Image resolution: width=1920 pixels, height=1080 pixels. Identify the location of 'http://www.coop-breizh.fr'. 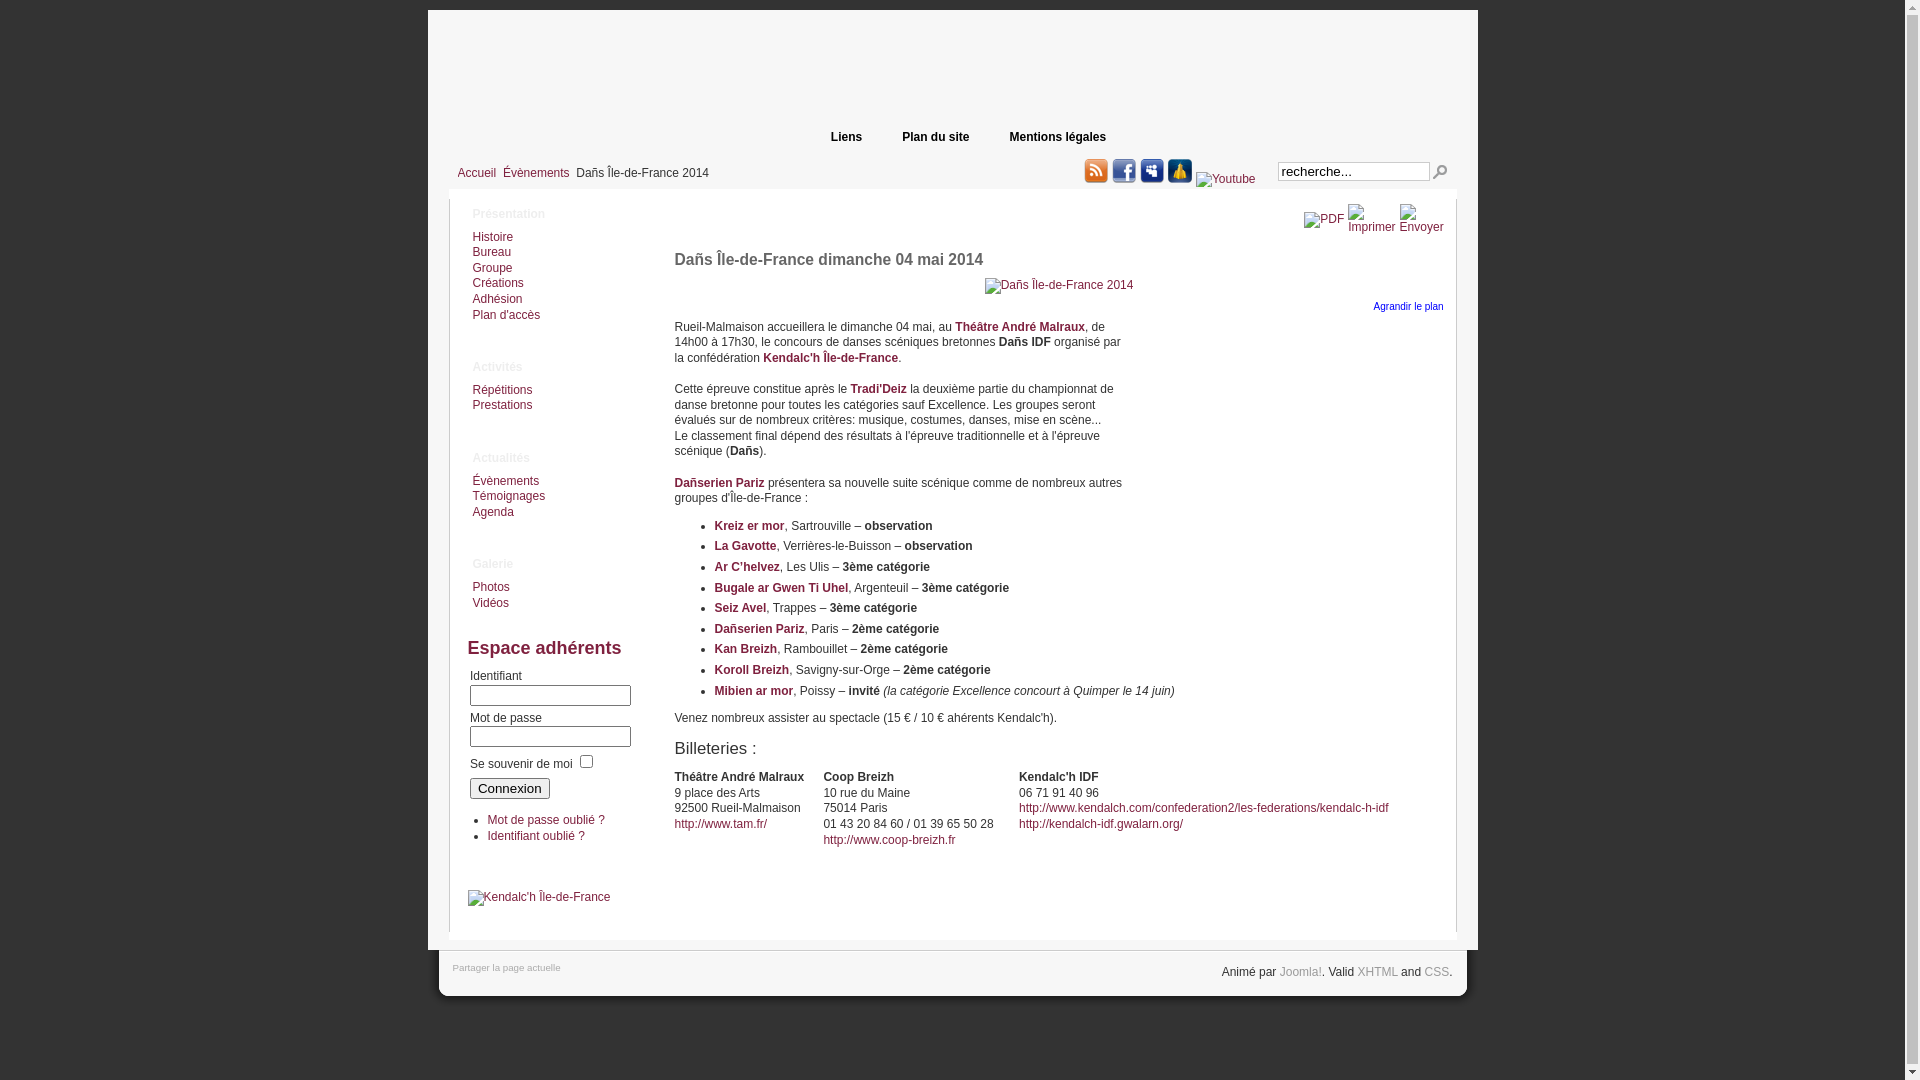
(887, 840).